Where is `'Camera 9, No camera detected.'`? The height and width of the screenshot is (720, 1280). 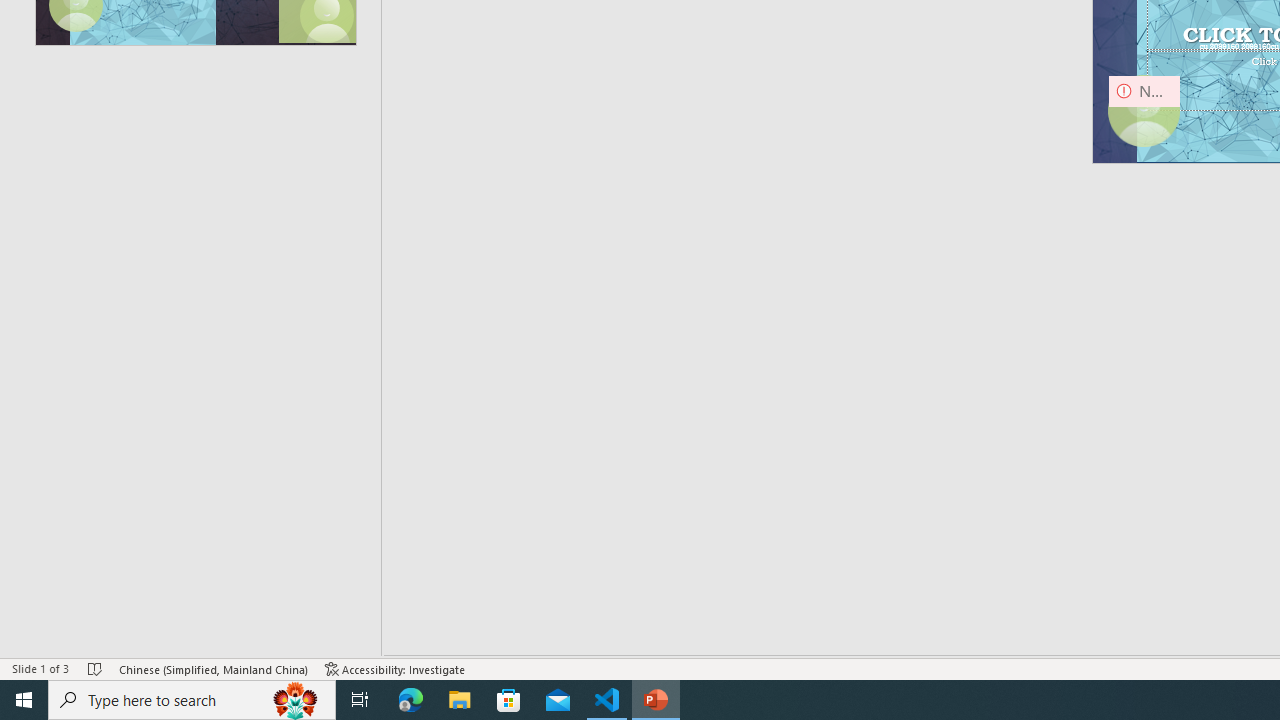
'Camera 9, No camera detected.' is located at coordinates (1144, 111).